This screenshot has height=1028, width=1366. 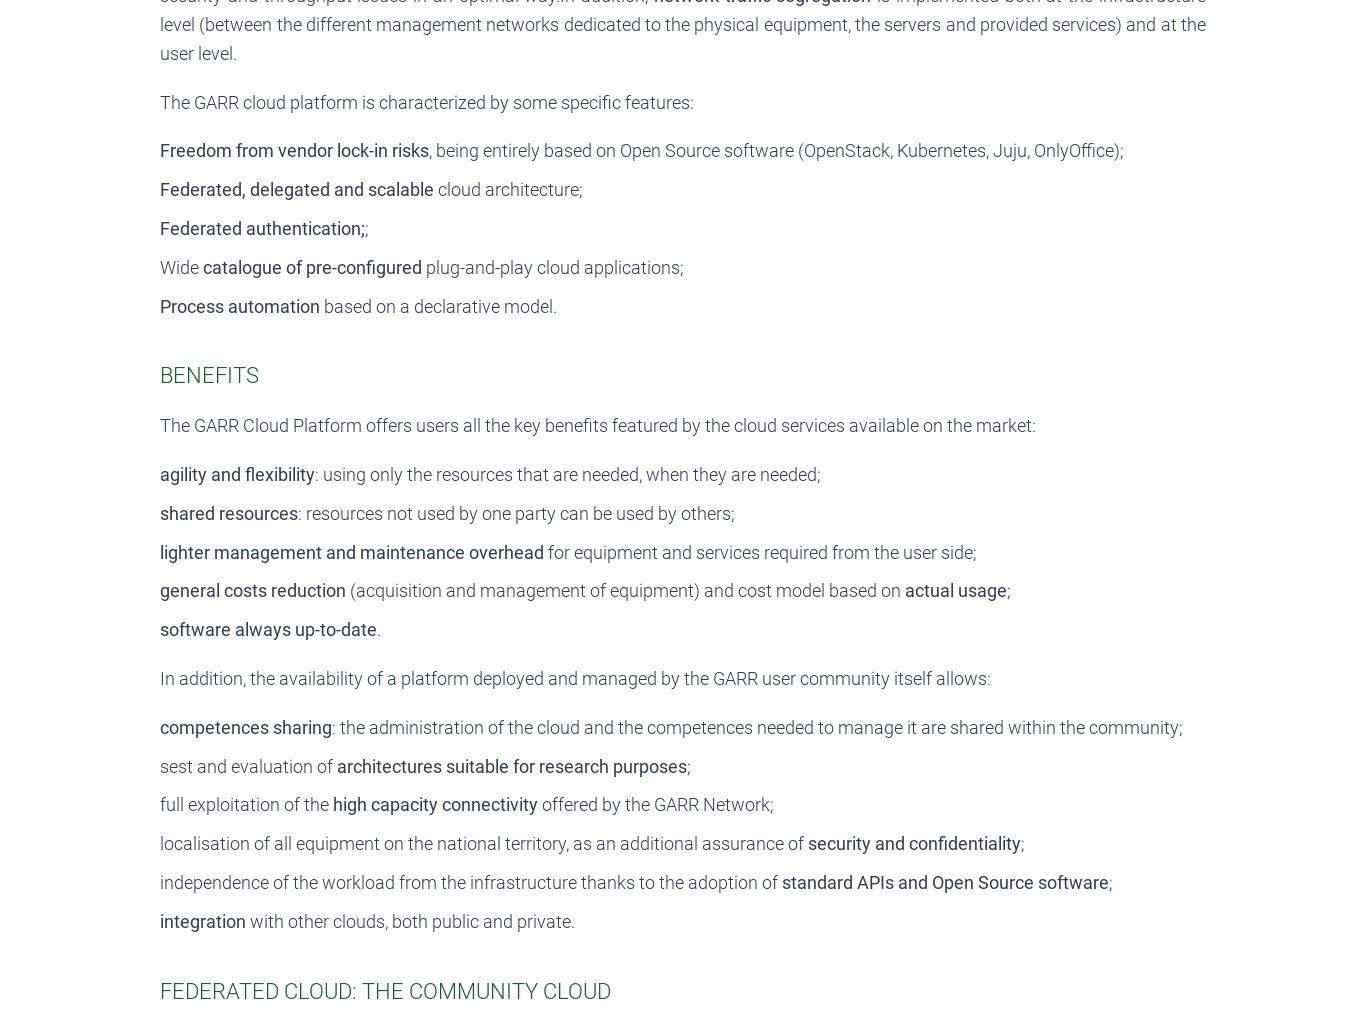 What do you see at coordinates (294, 150) in the screenshot?
I see `'Freedom from vendor lock-in risks'` at bounding box center [294, 150].